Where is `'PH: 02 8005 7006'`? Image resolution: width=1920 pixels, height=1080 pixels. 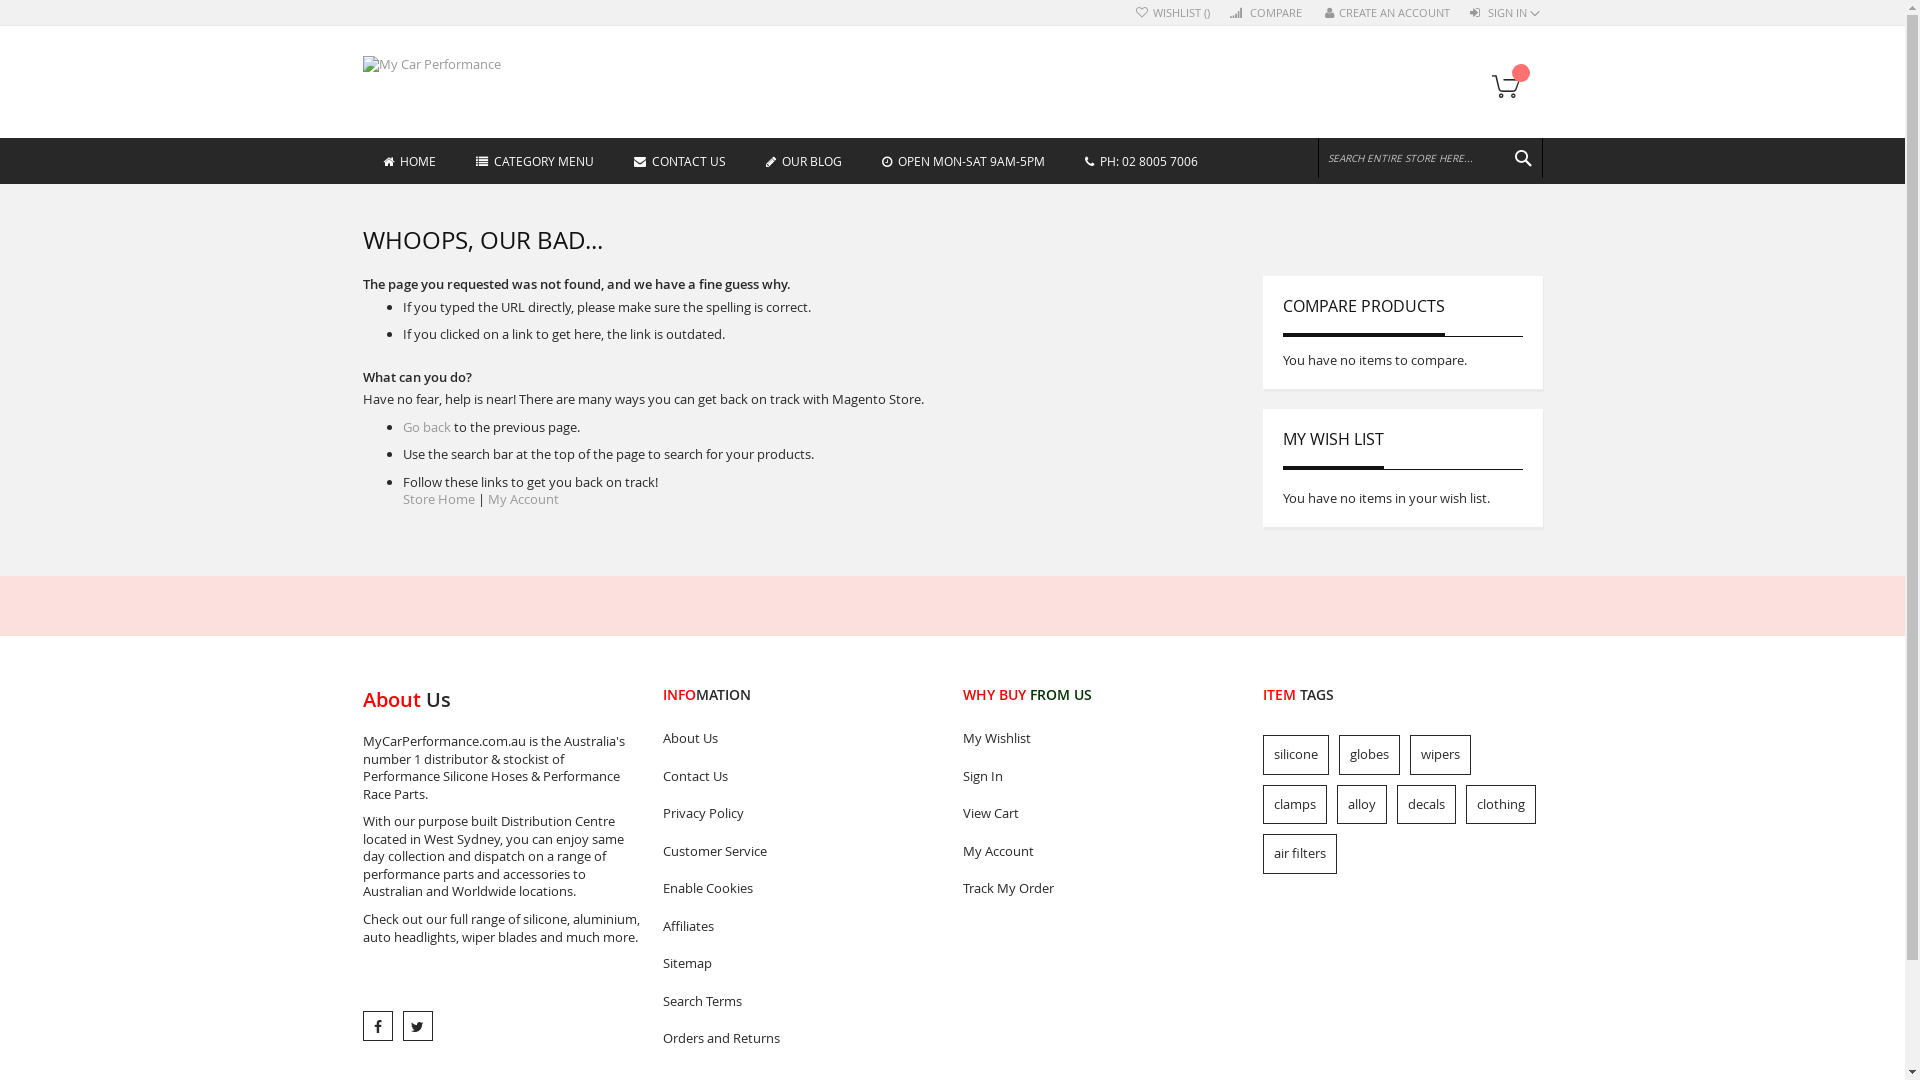
'PH: 02 8005 7006' is located at coordinates (1063, 159).